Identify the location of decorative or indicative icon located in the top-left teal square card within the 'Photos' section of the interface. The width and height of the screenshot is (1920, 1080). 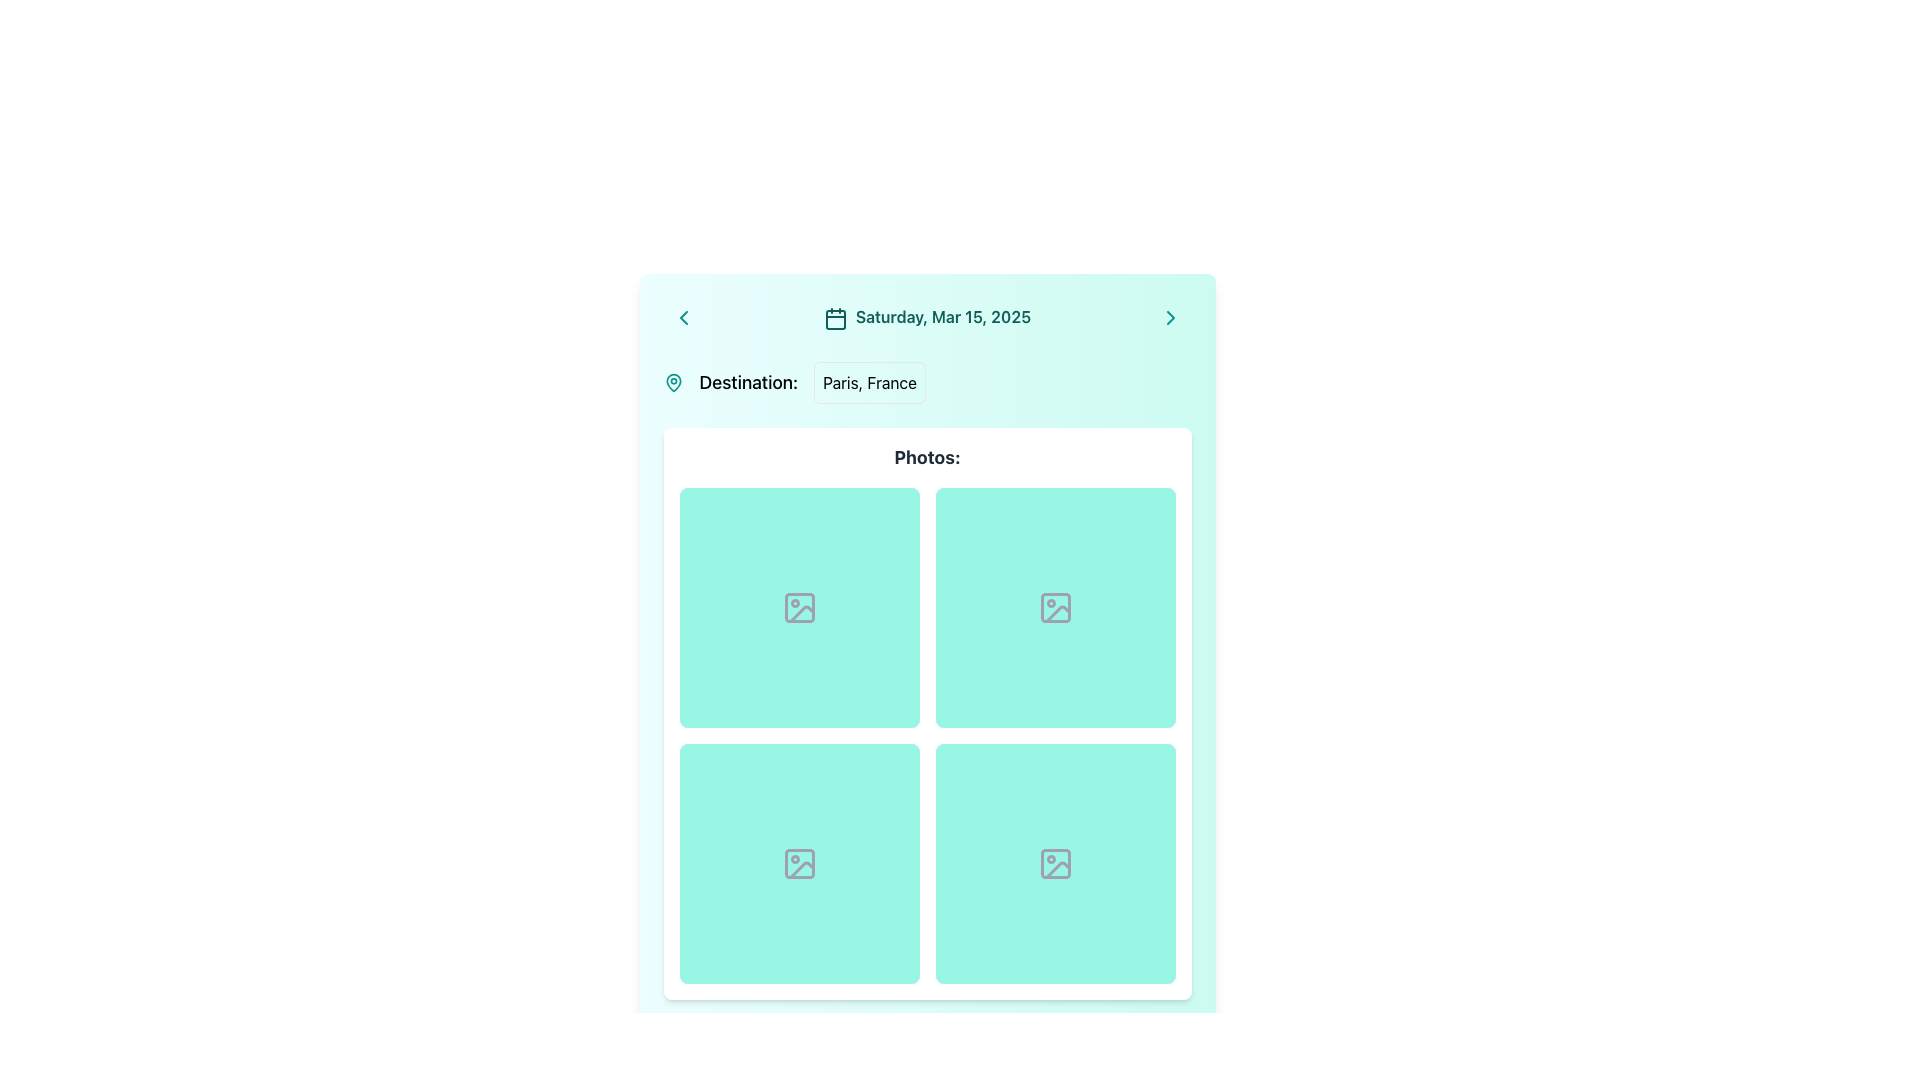
(798, 607).